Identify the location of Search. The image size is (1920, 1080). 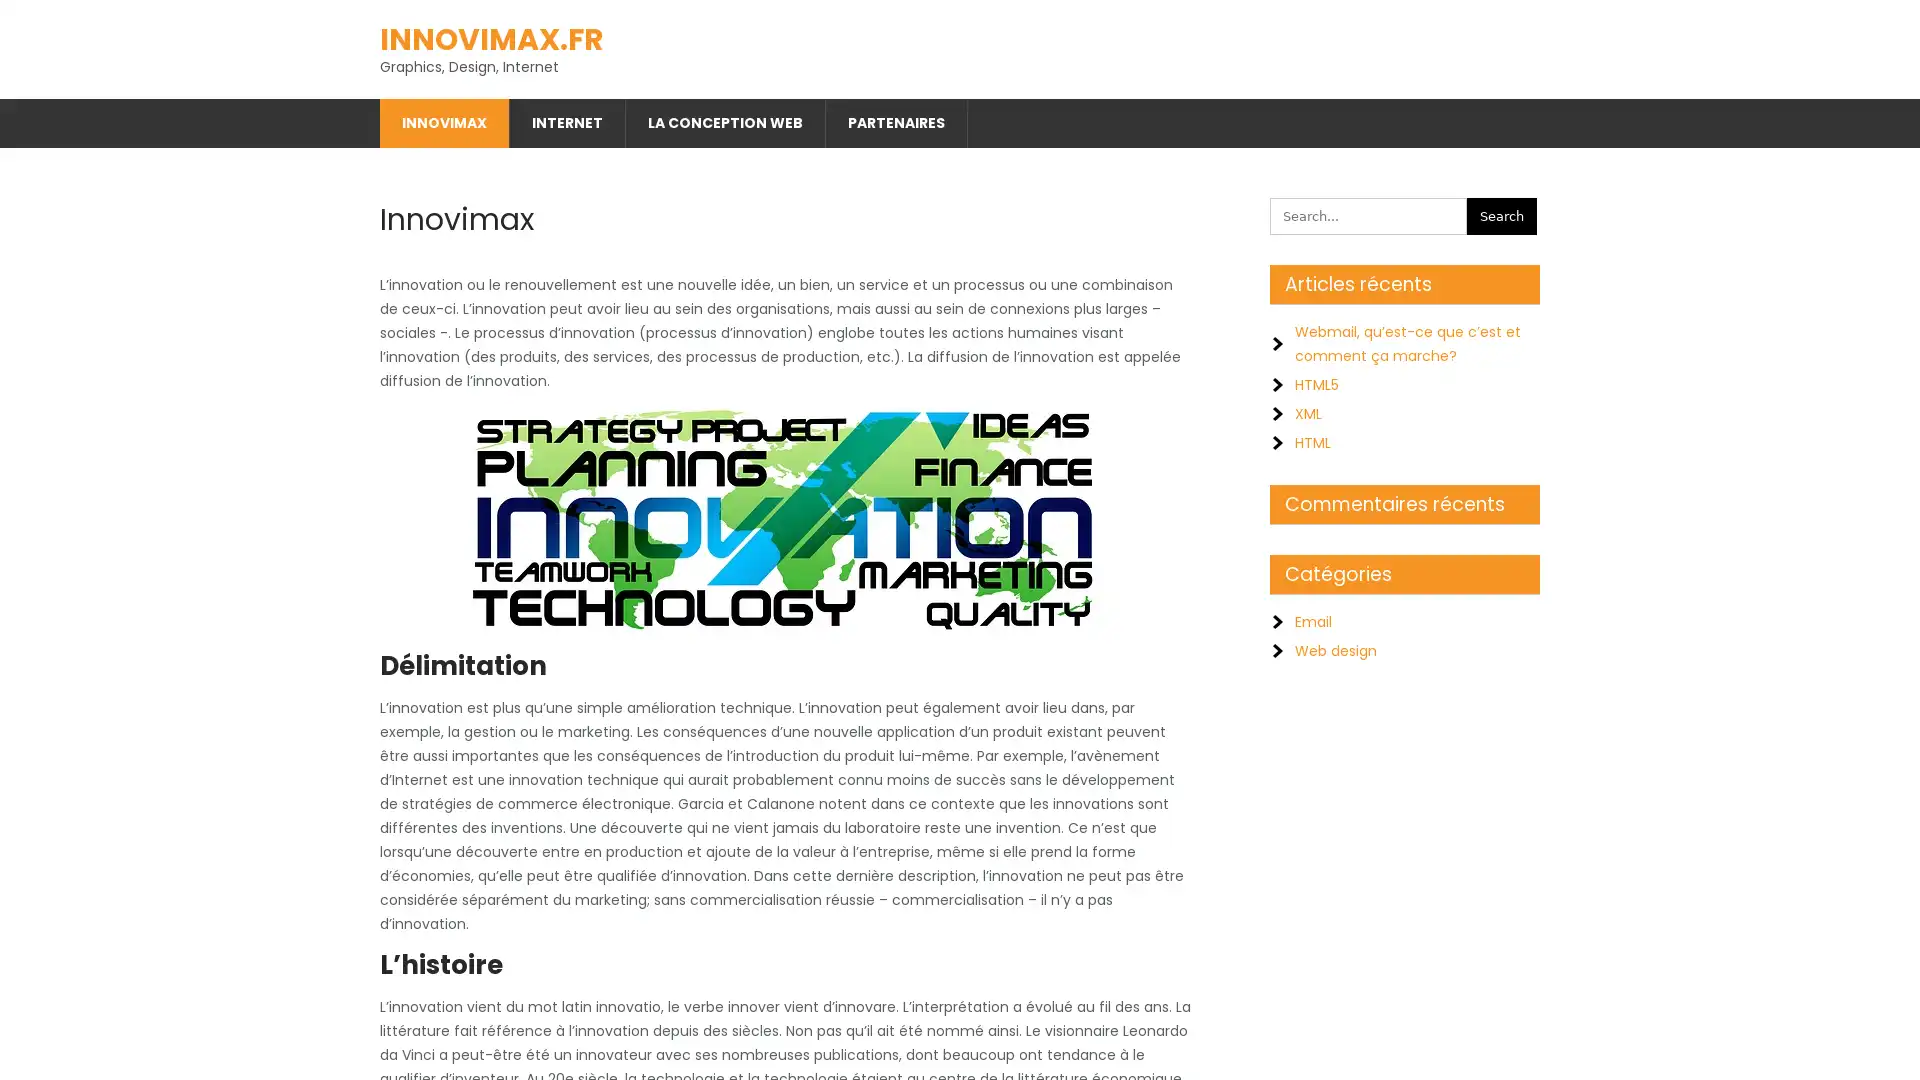
(1502, 211).